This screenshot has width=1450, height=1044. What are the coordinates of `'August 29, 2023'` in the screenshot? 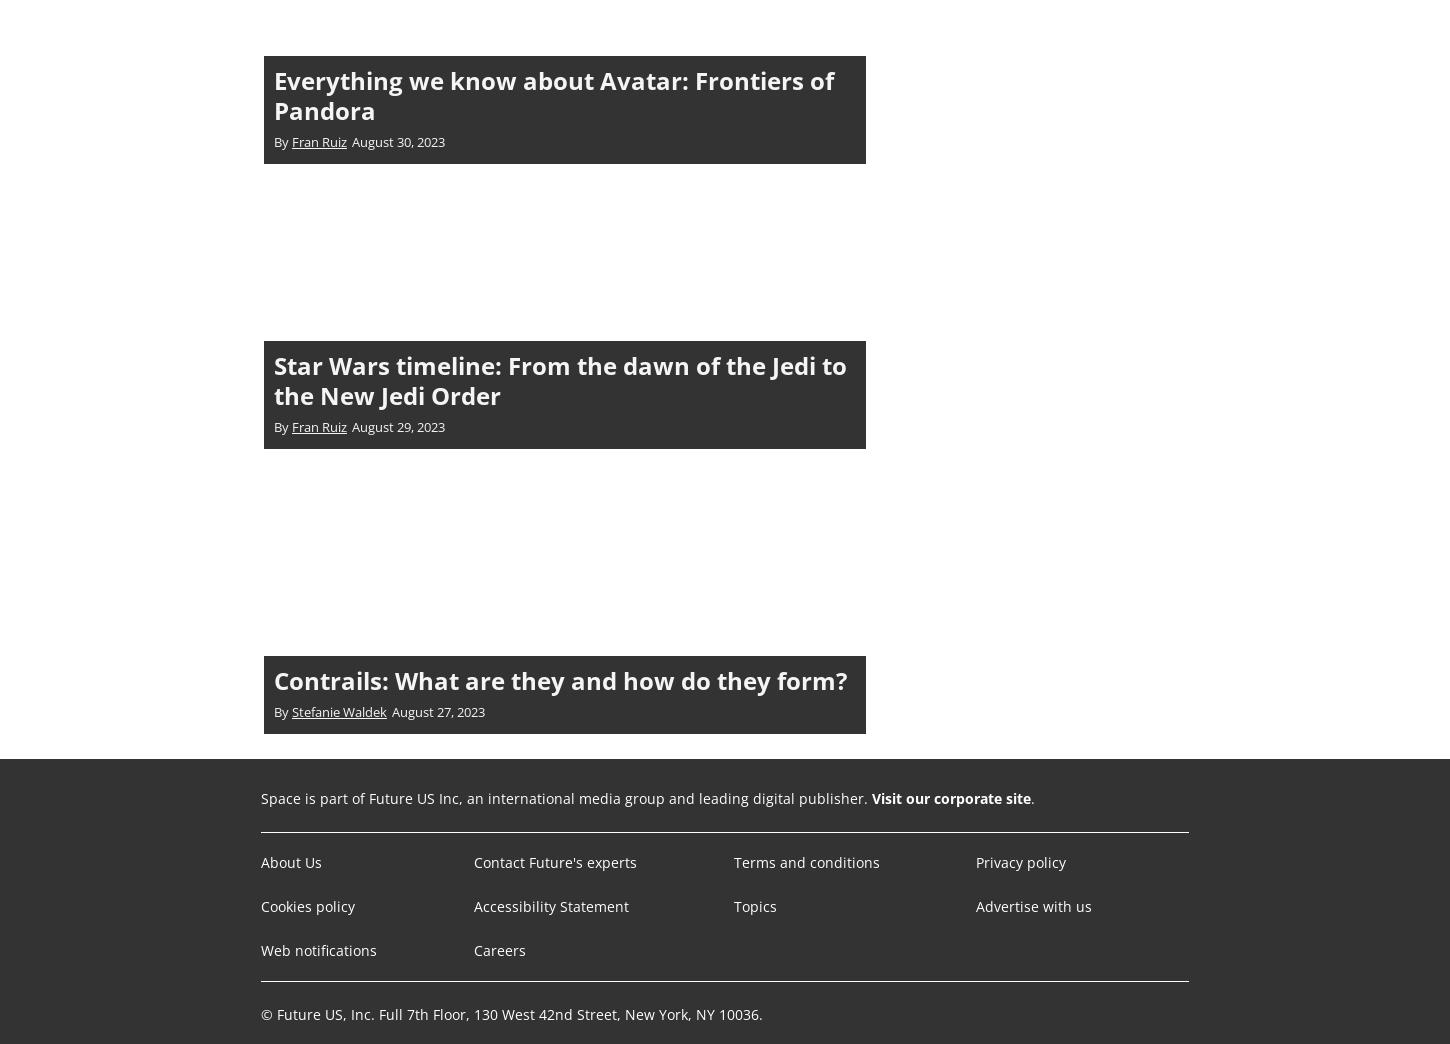 It's located at (397, 425).